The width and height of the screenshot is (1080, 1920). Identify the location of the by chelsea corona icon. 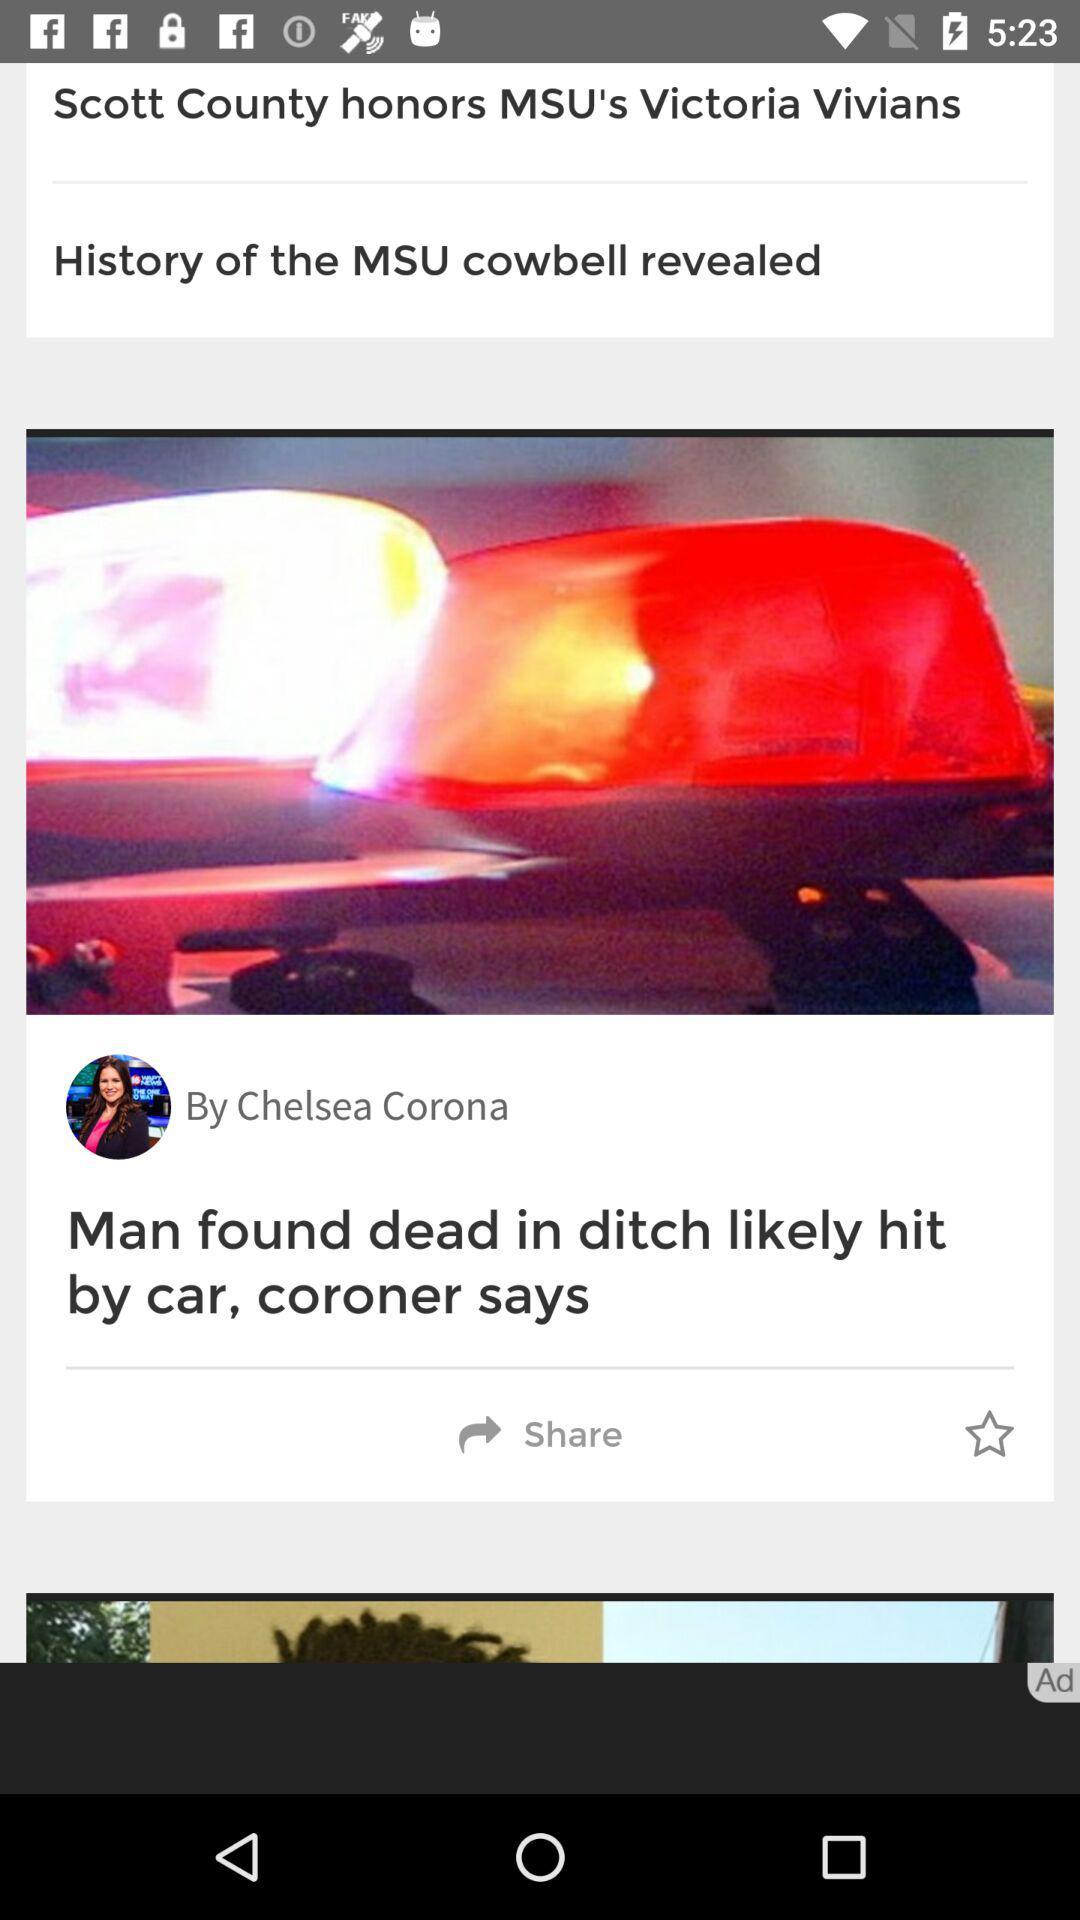
(346, 1106).